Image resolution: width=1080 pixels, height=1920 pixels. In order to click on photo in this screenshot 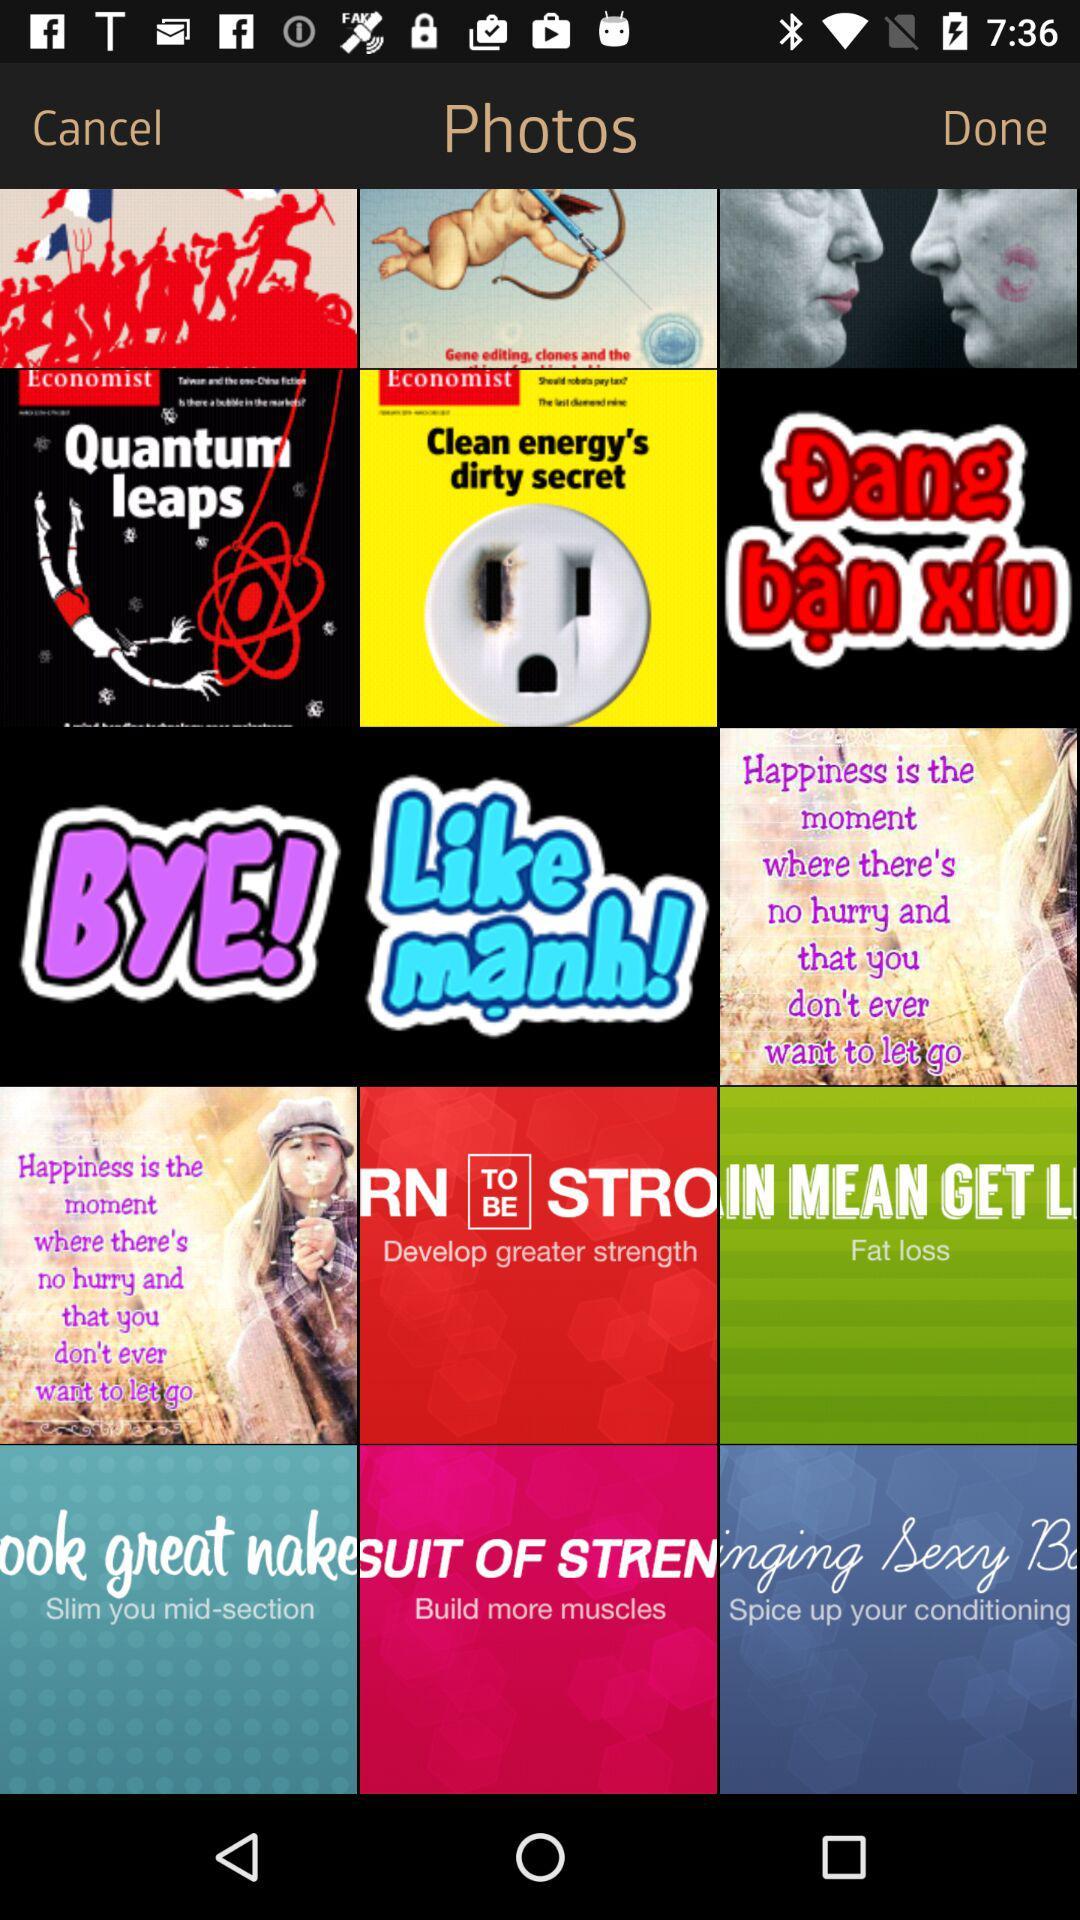, I will do `click(537, 548)`.